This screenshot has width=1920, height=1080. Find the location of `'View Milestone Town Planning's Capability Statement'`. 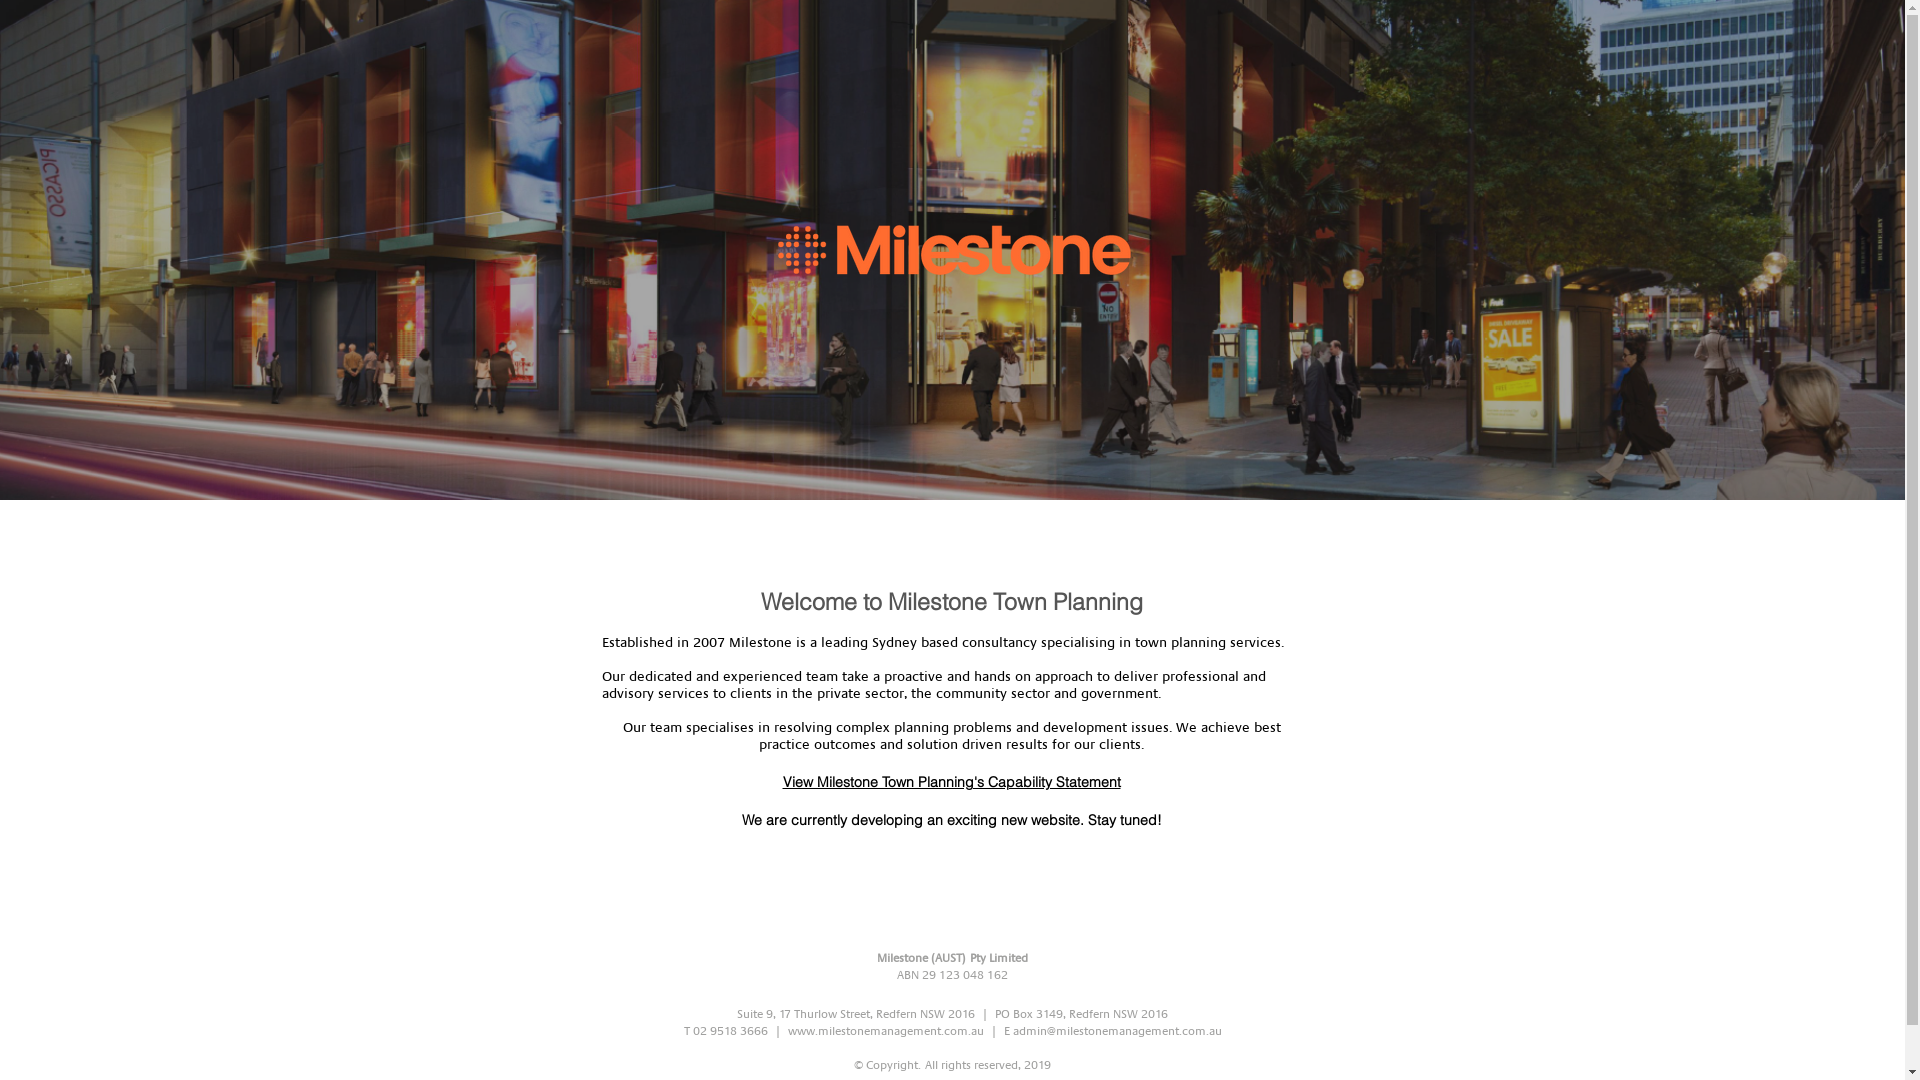

'View Milestone Town Planning's Capability Statement' is located at coordinates (949, 782).